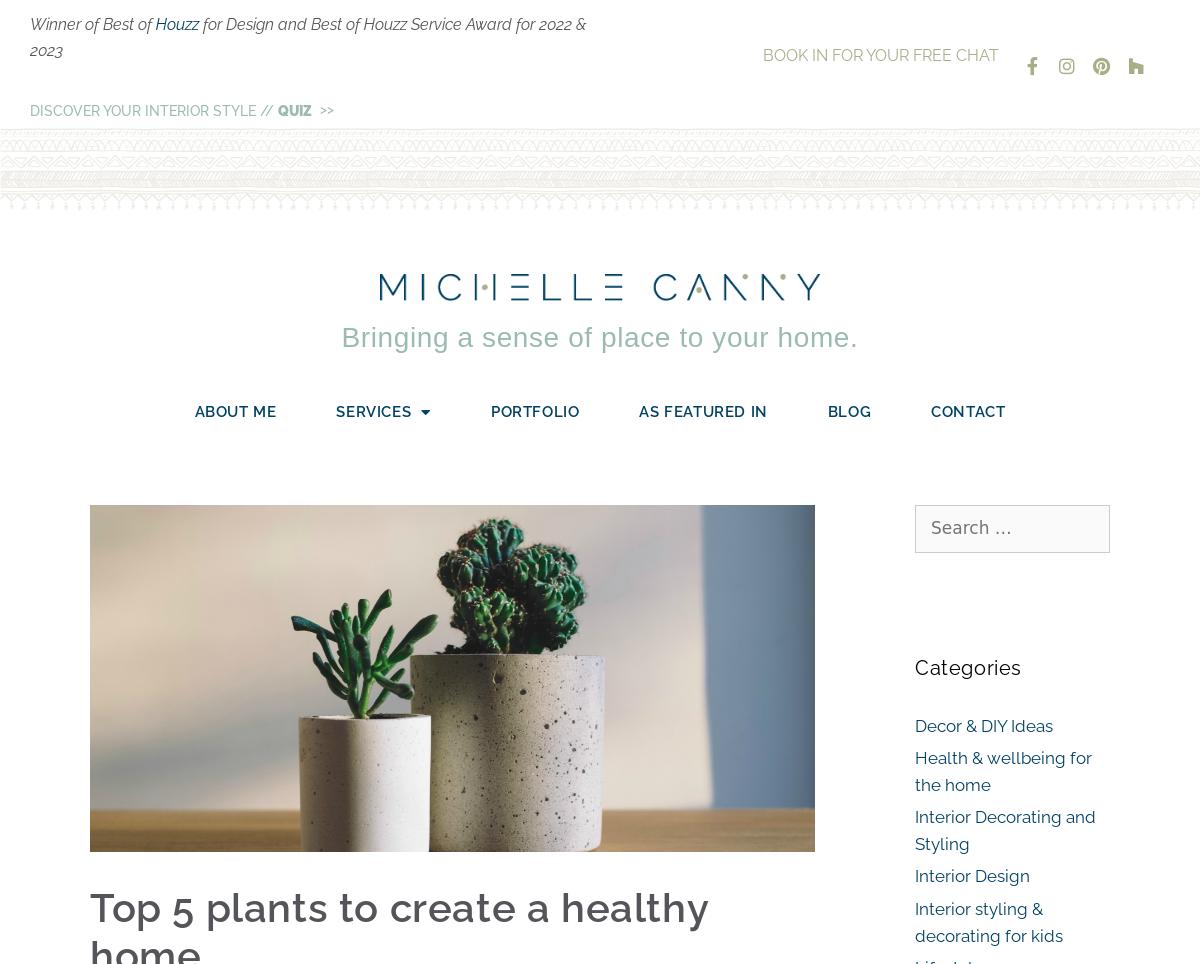  I want to click on 'Health & wellbeing for the home', so click(915, 770).